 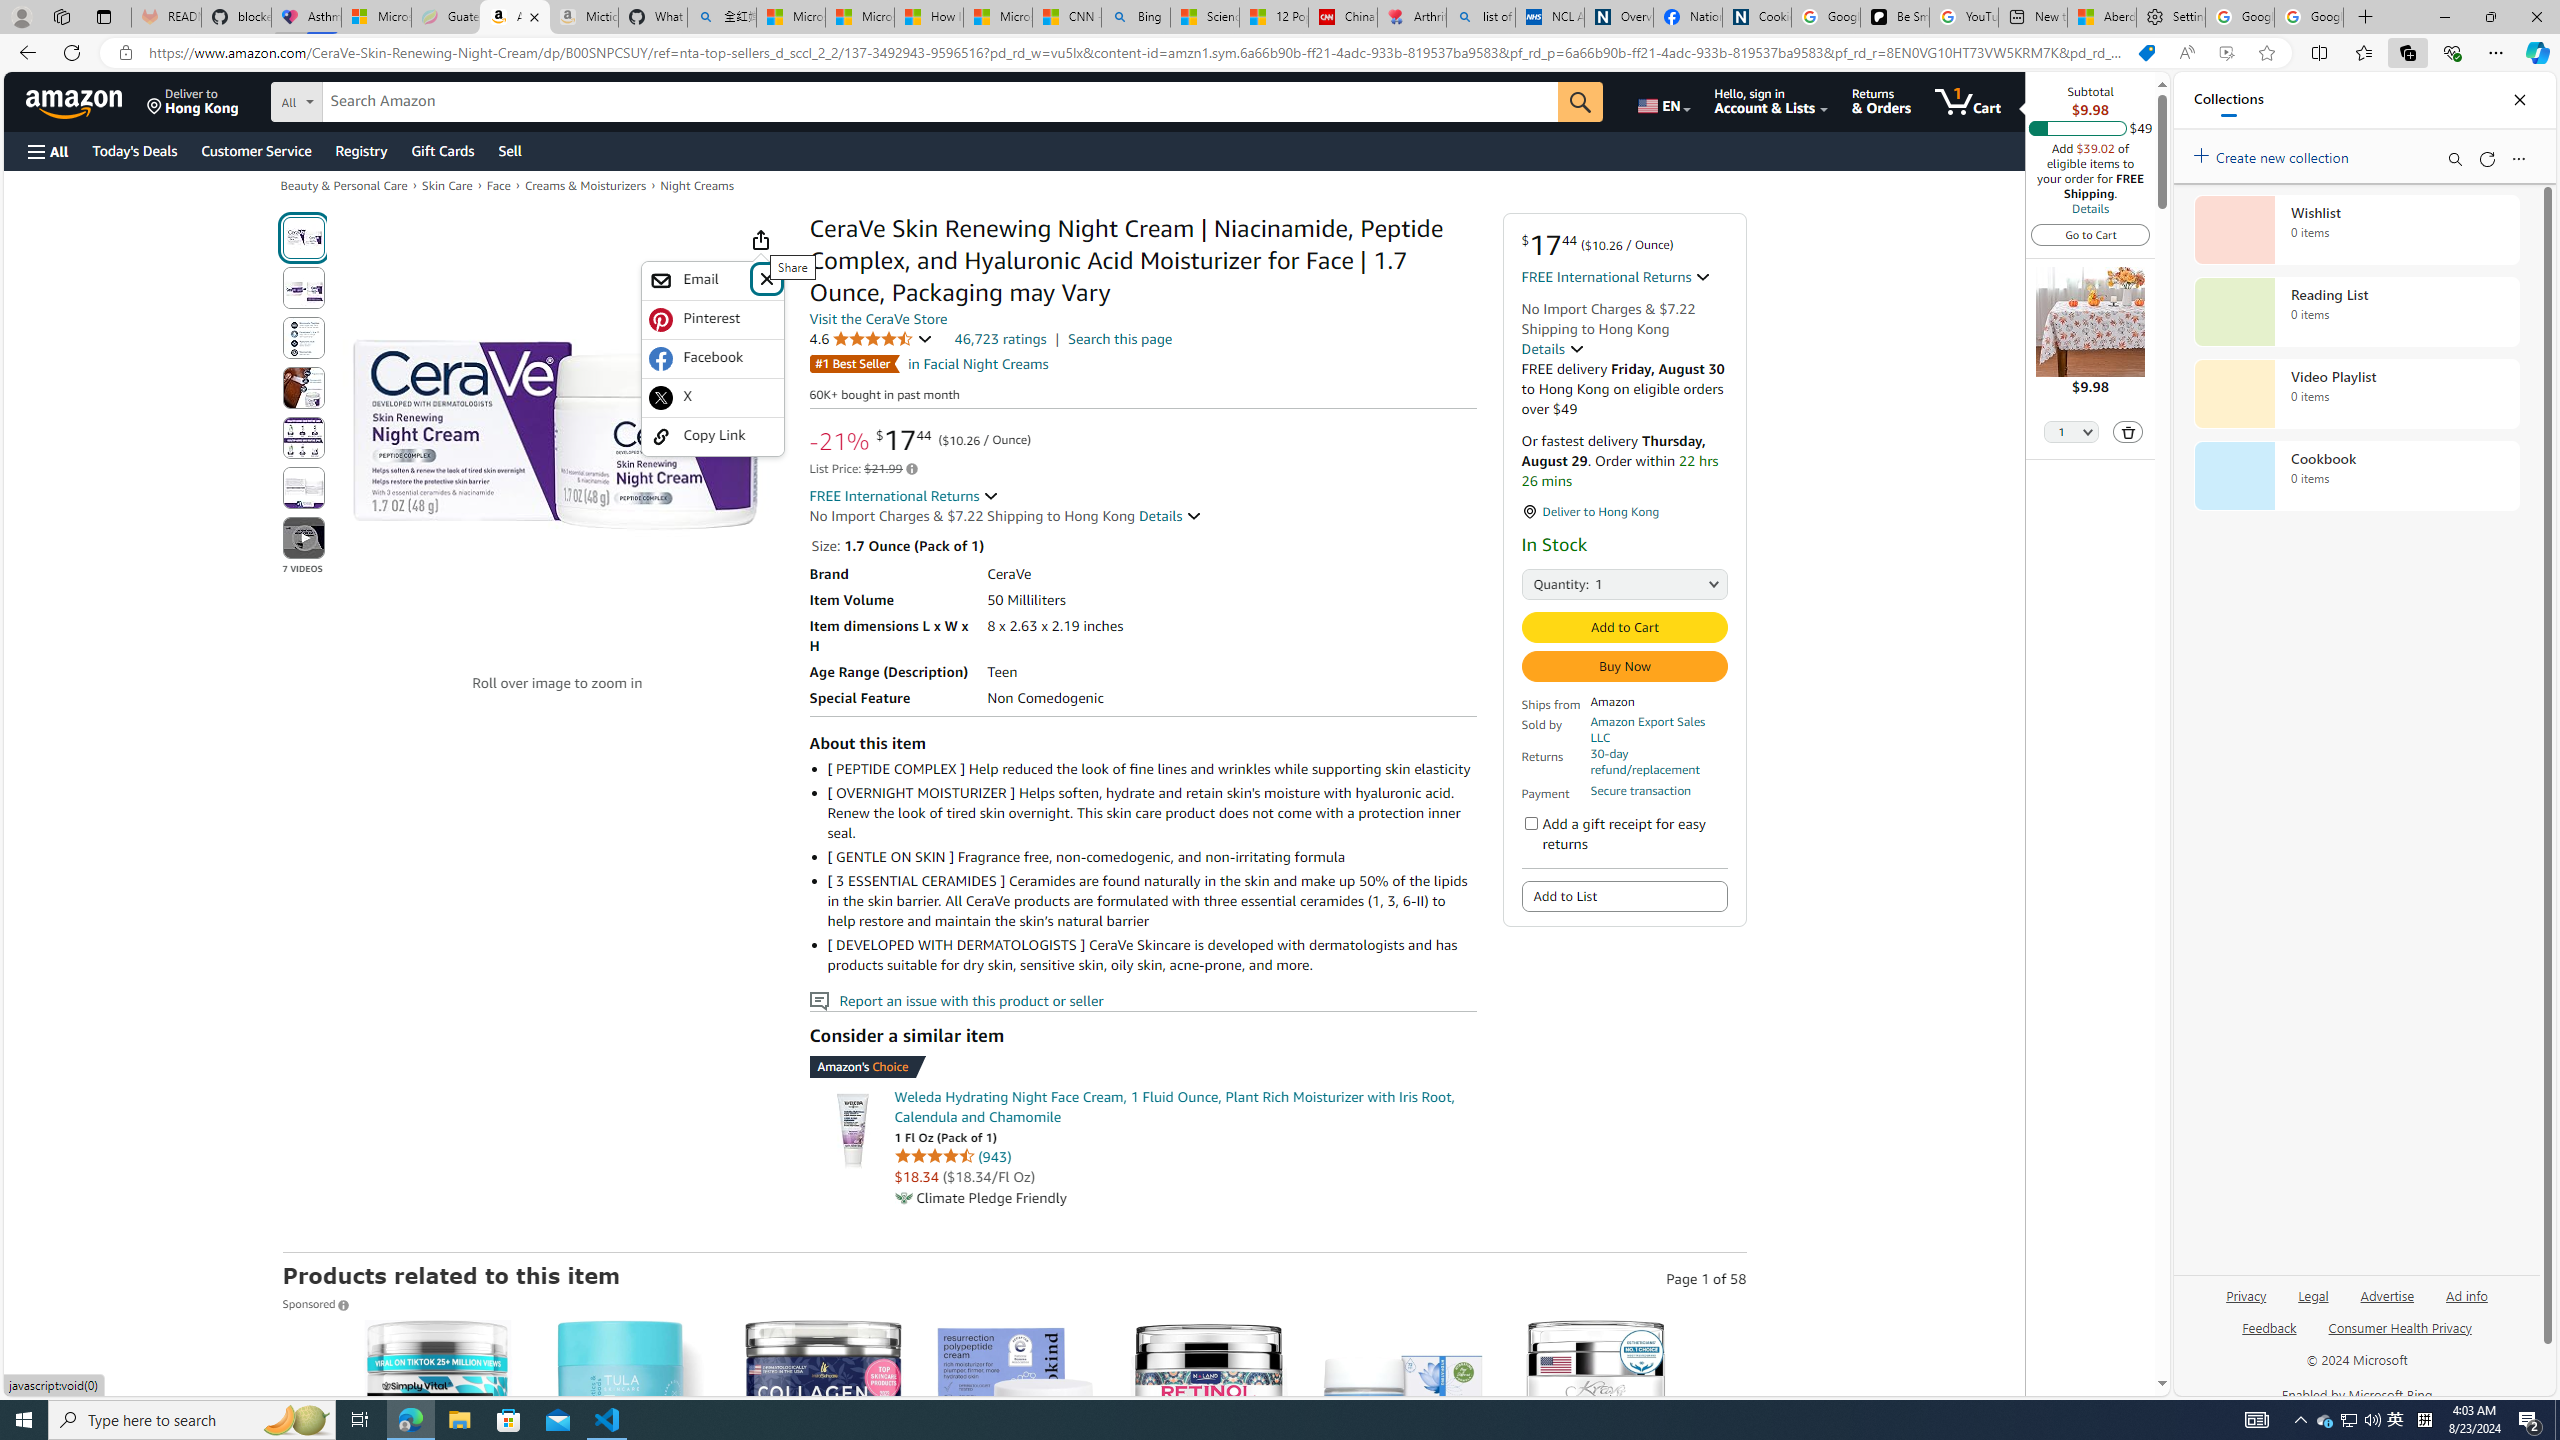 What do you see at coordinates (2356, 392) in the screenshot?
I see `'Video Playlist collection, 0 items'` at bounding box center [2356, 392].